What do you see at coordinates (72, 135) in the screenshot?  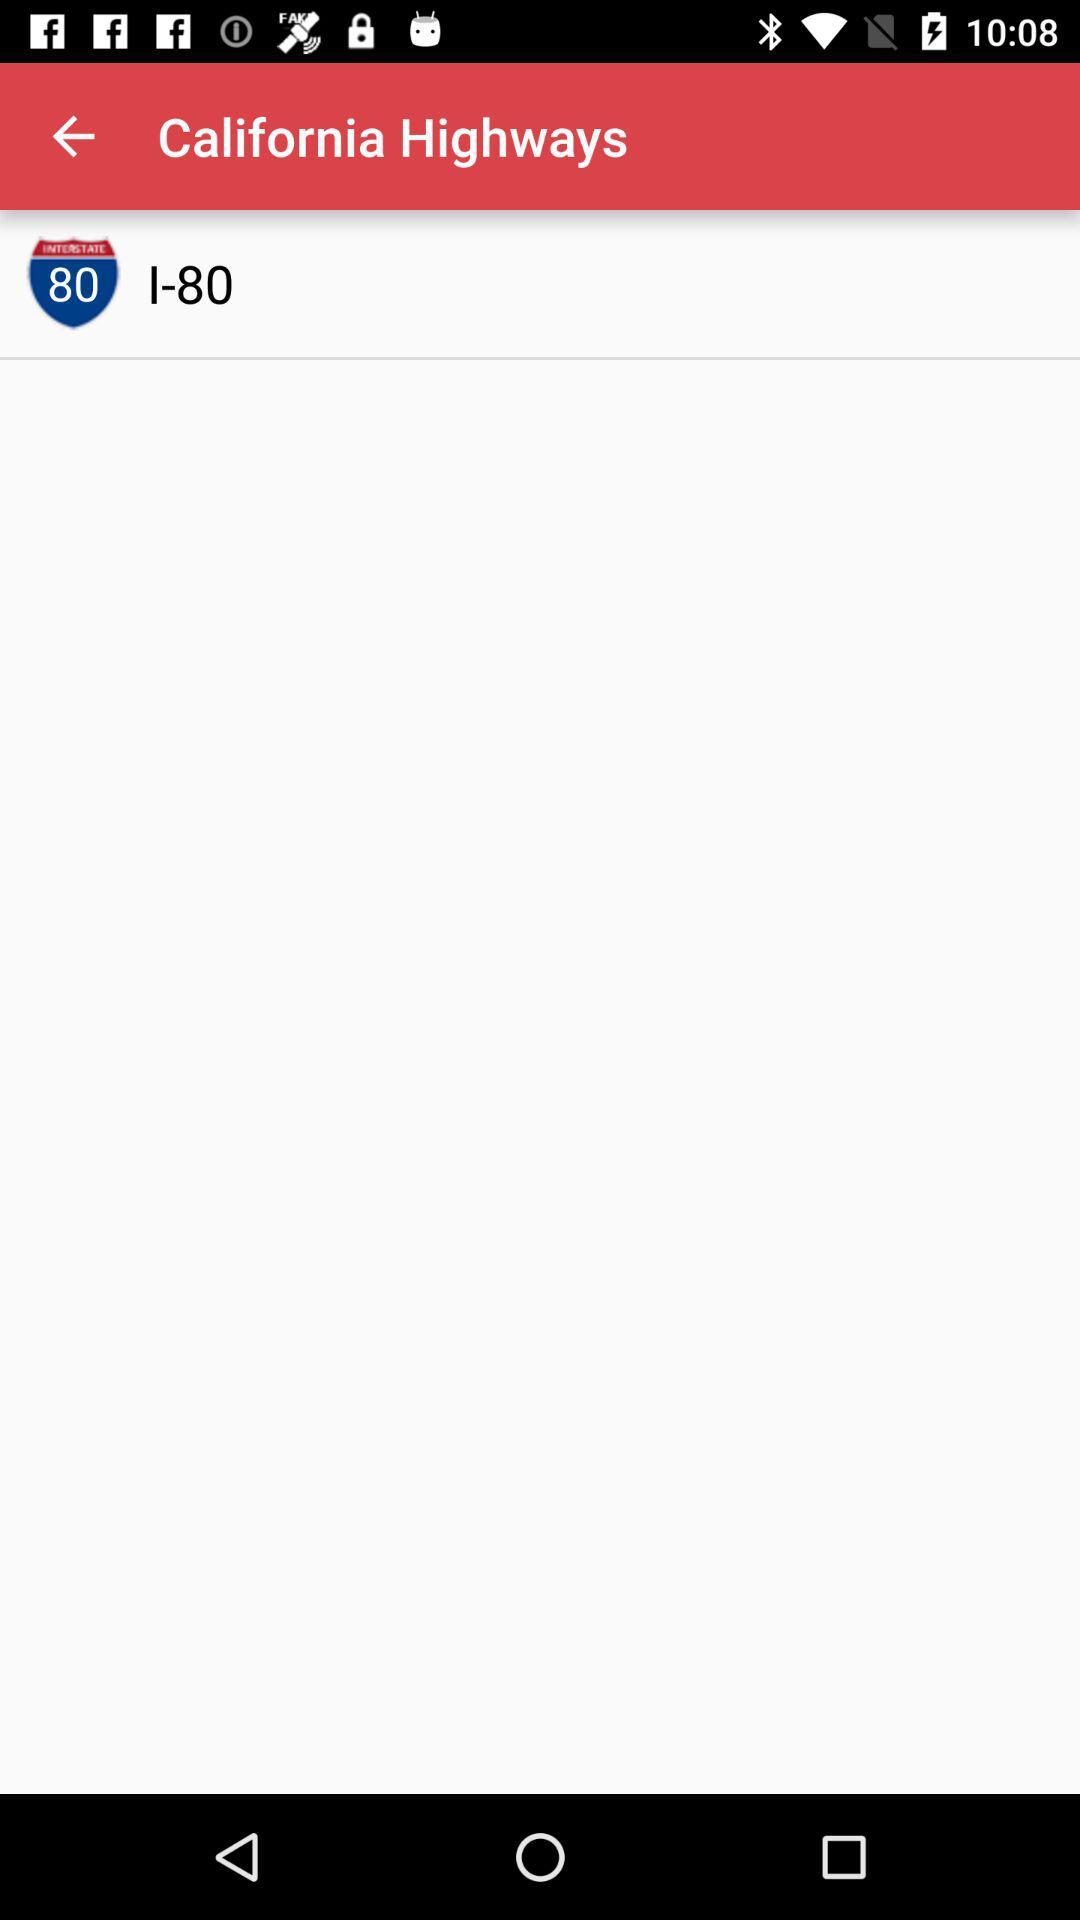 I see `icon next to california highways item` at bounding box center [72, 135].